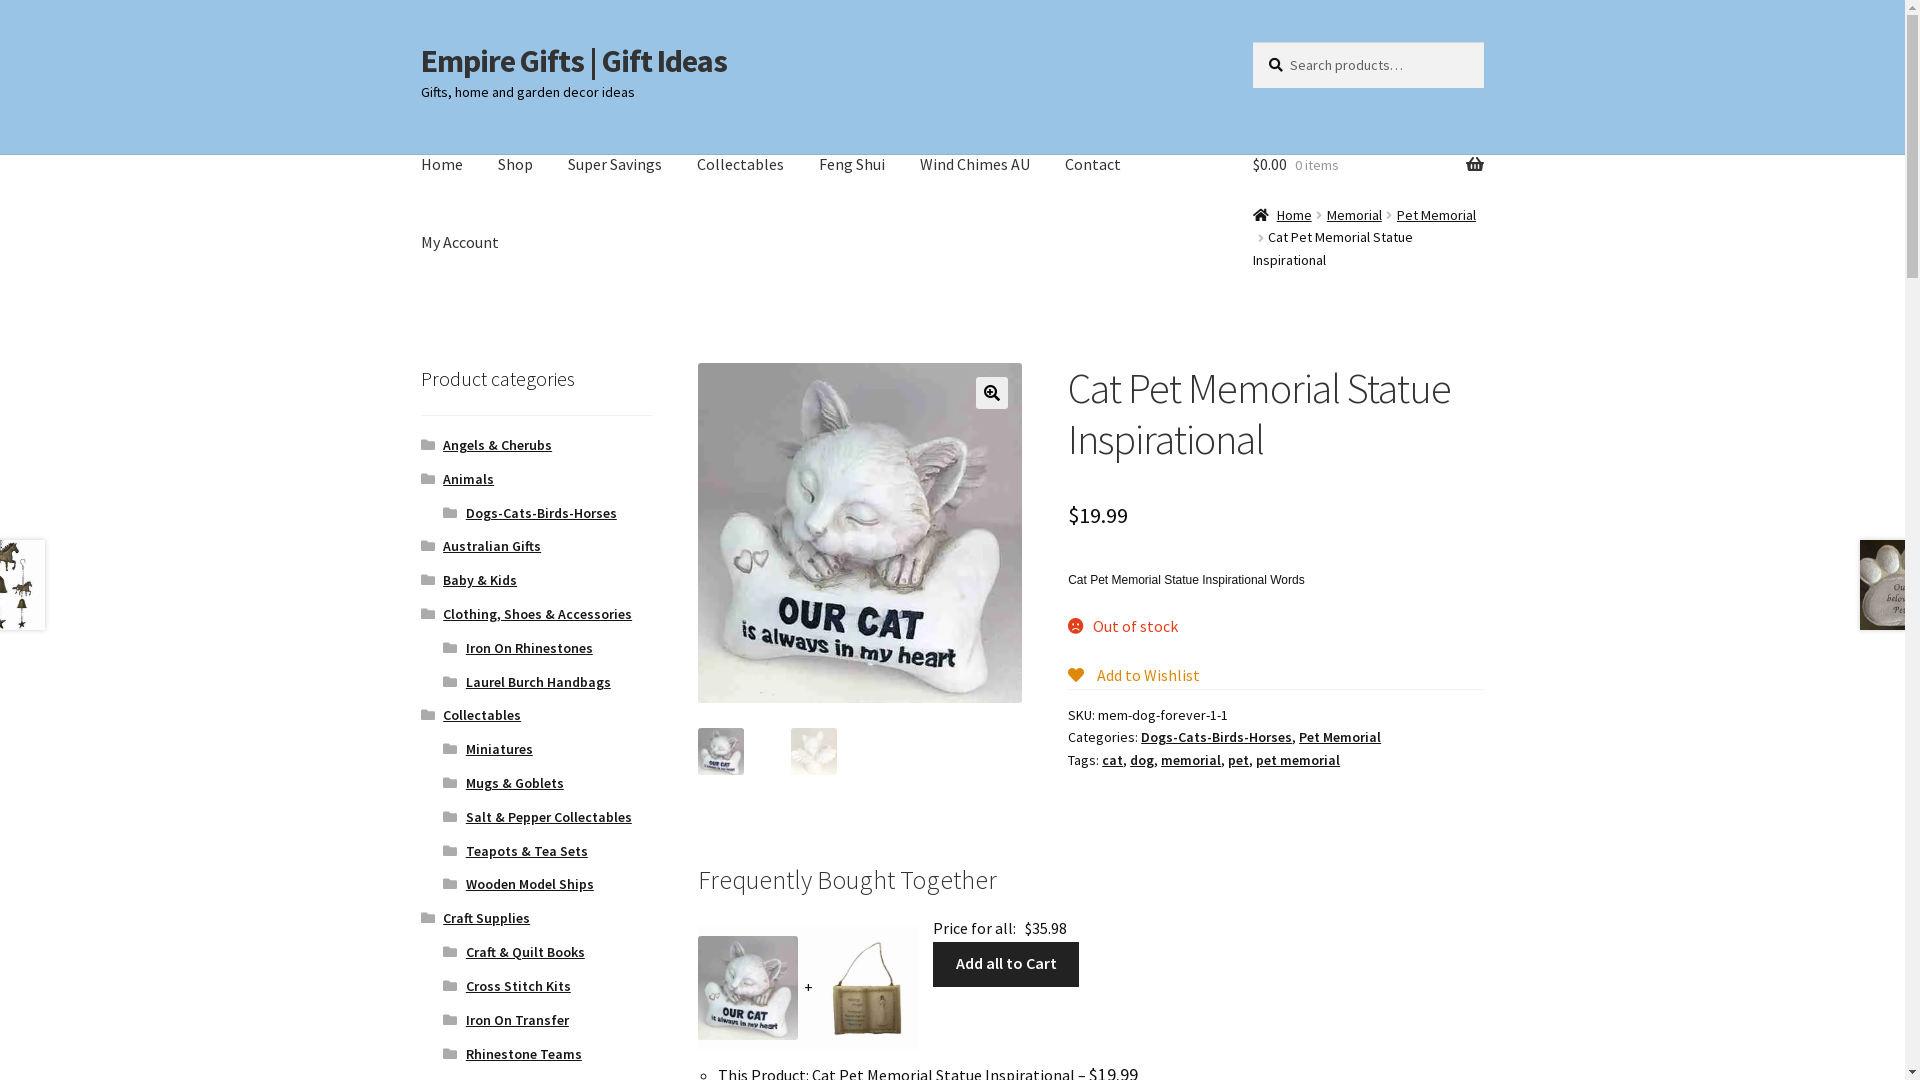 This screenshot has height=1080, width=1920. What do you see at coordinates (440, 164) in the screenshot?
I see `'Home'` at bounding box center [440, 164].